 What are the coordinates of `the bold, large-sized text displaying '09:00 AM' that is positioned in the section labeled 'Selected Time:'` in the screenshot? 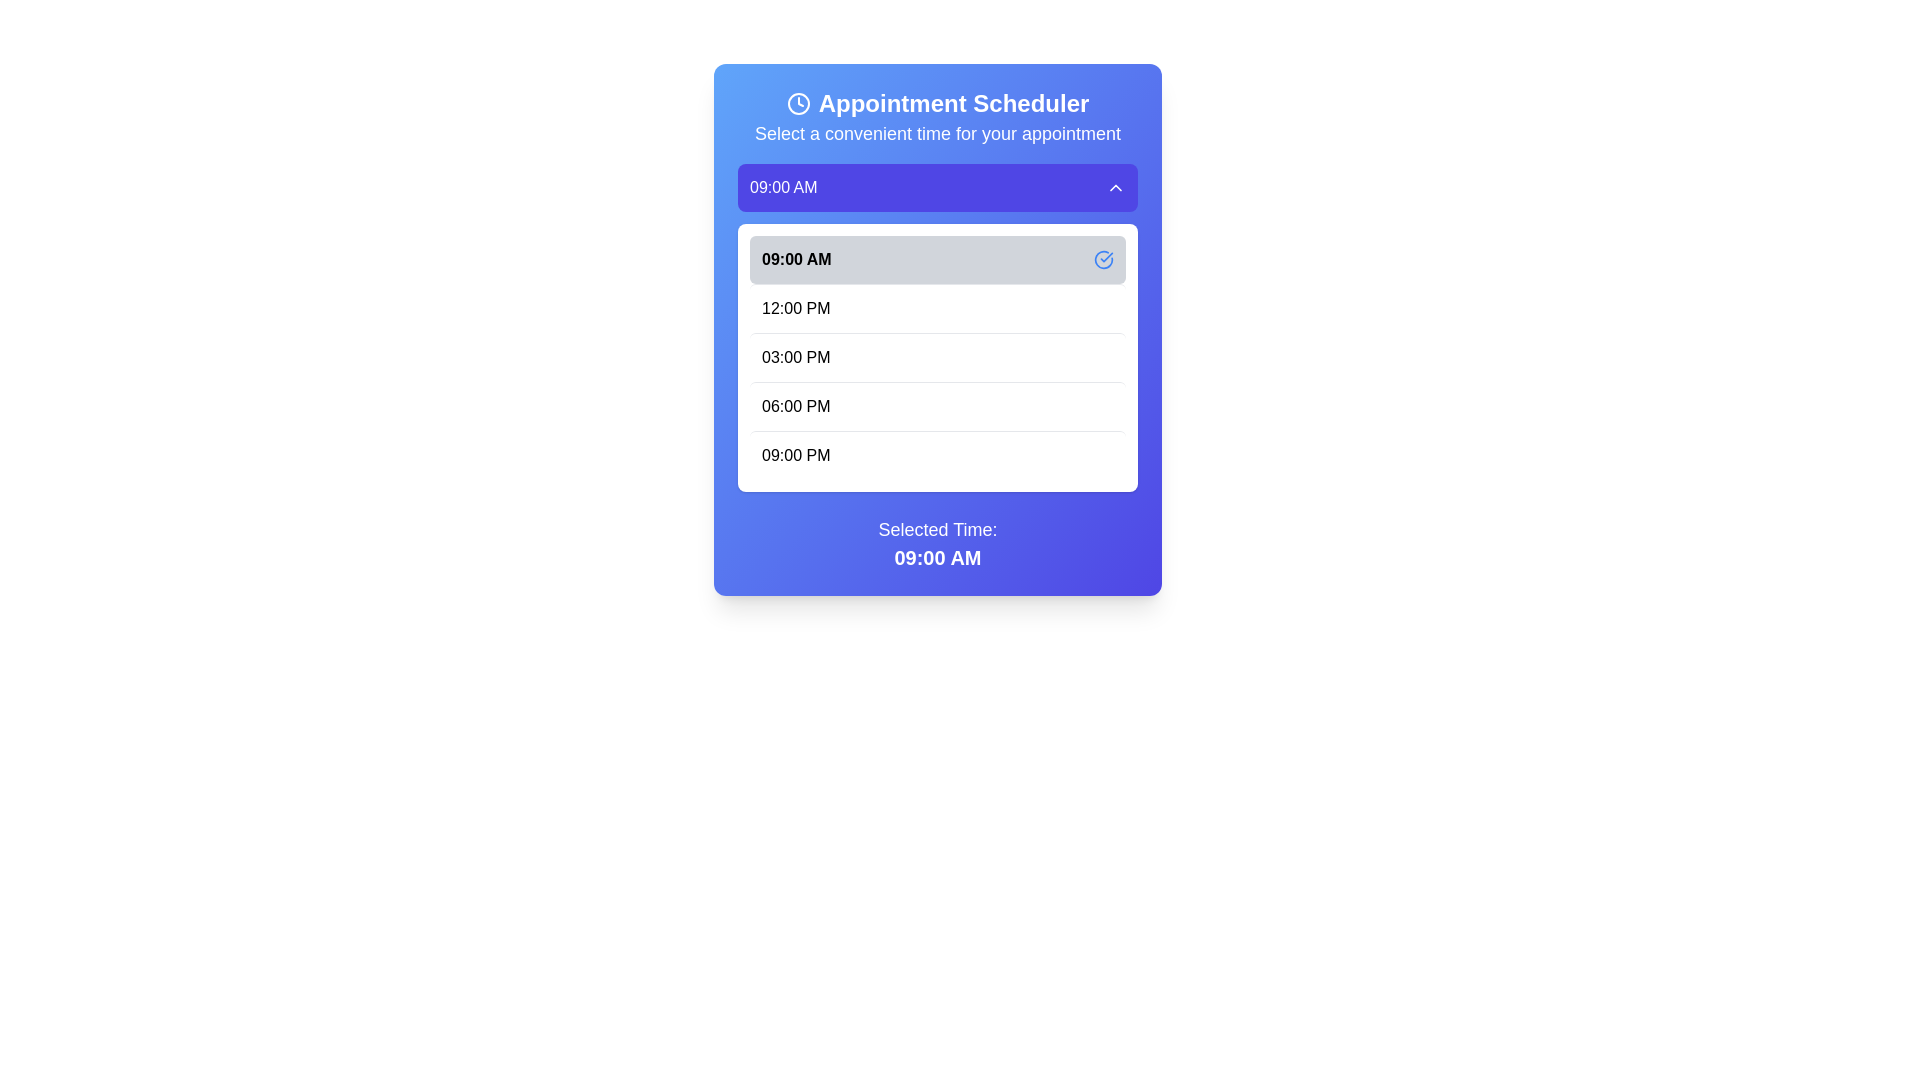 It's located at (936, 558).